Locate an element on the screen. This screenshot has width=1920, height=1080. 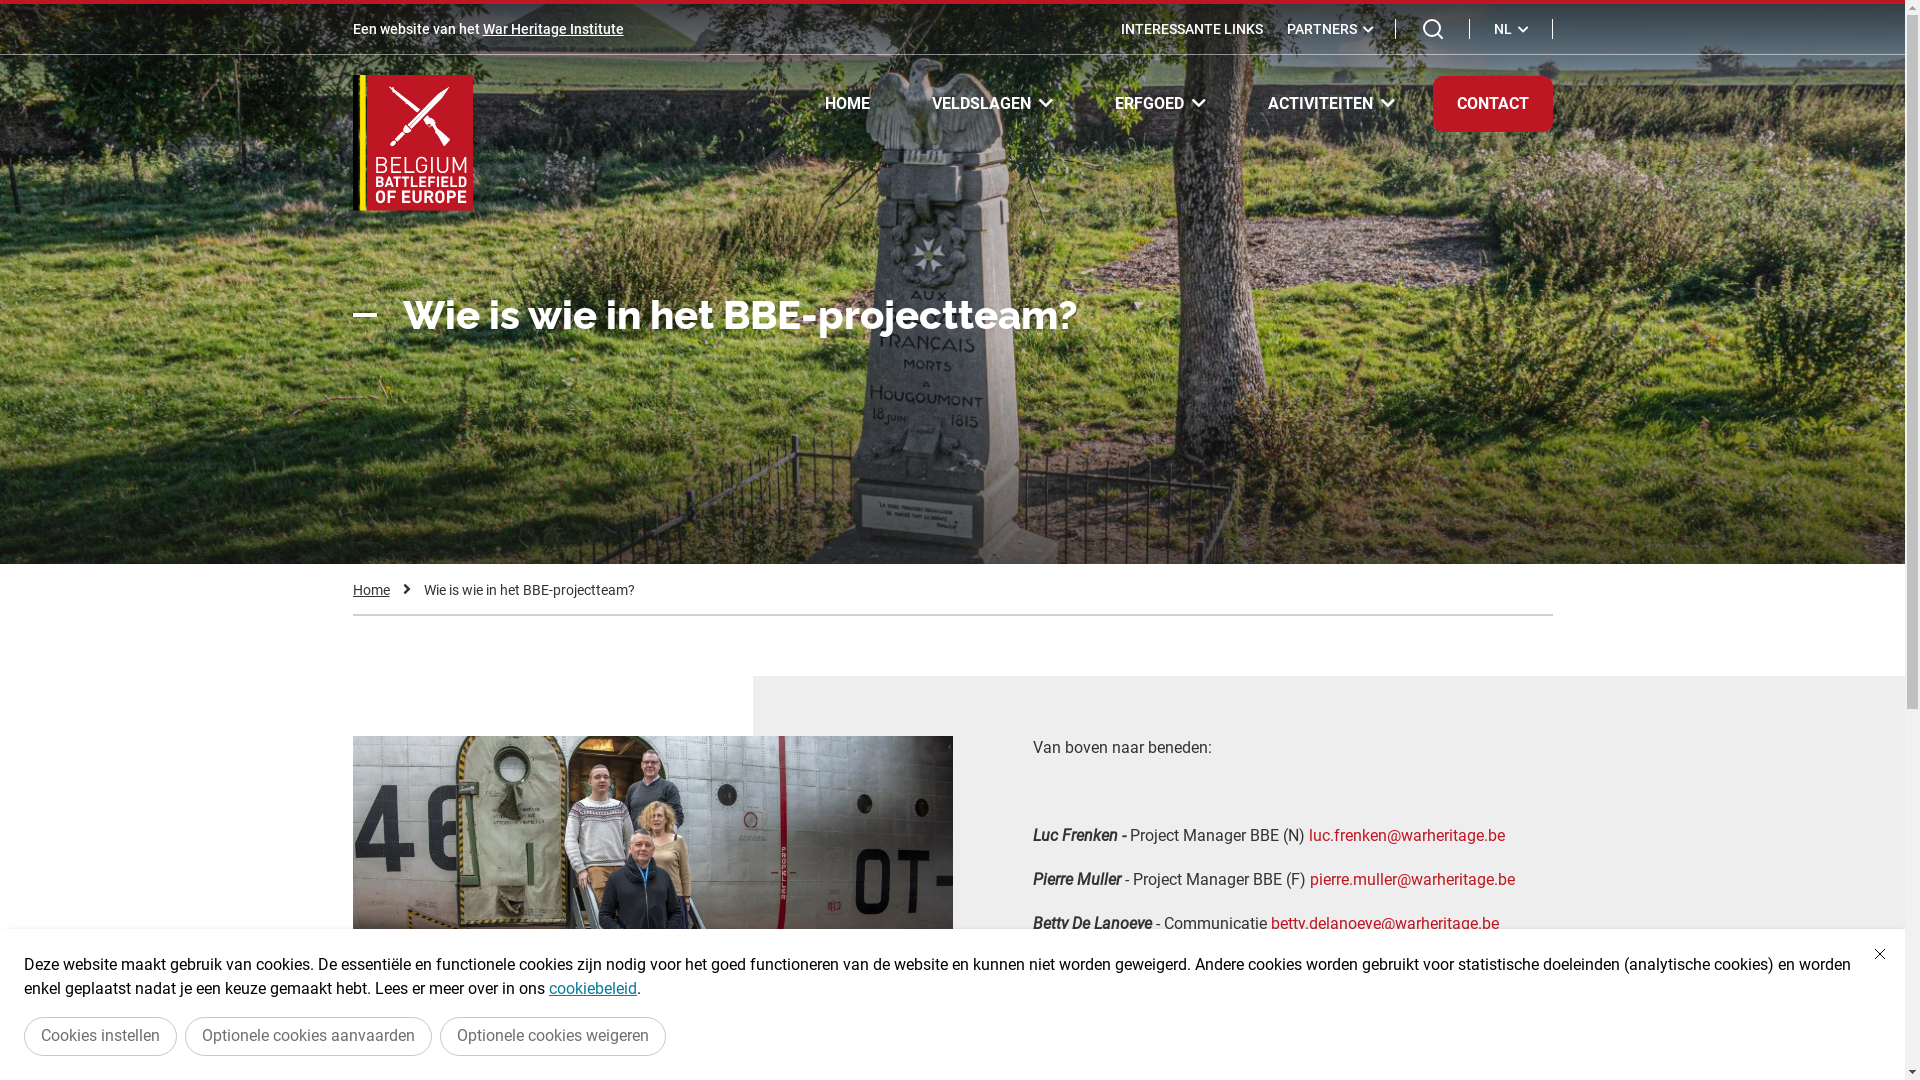
'Optionele cookies aanvaarden' is located at coordinates (307, 1035).